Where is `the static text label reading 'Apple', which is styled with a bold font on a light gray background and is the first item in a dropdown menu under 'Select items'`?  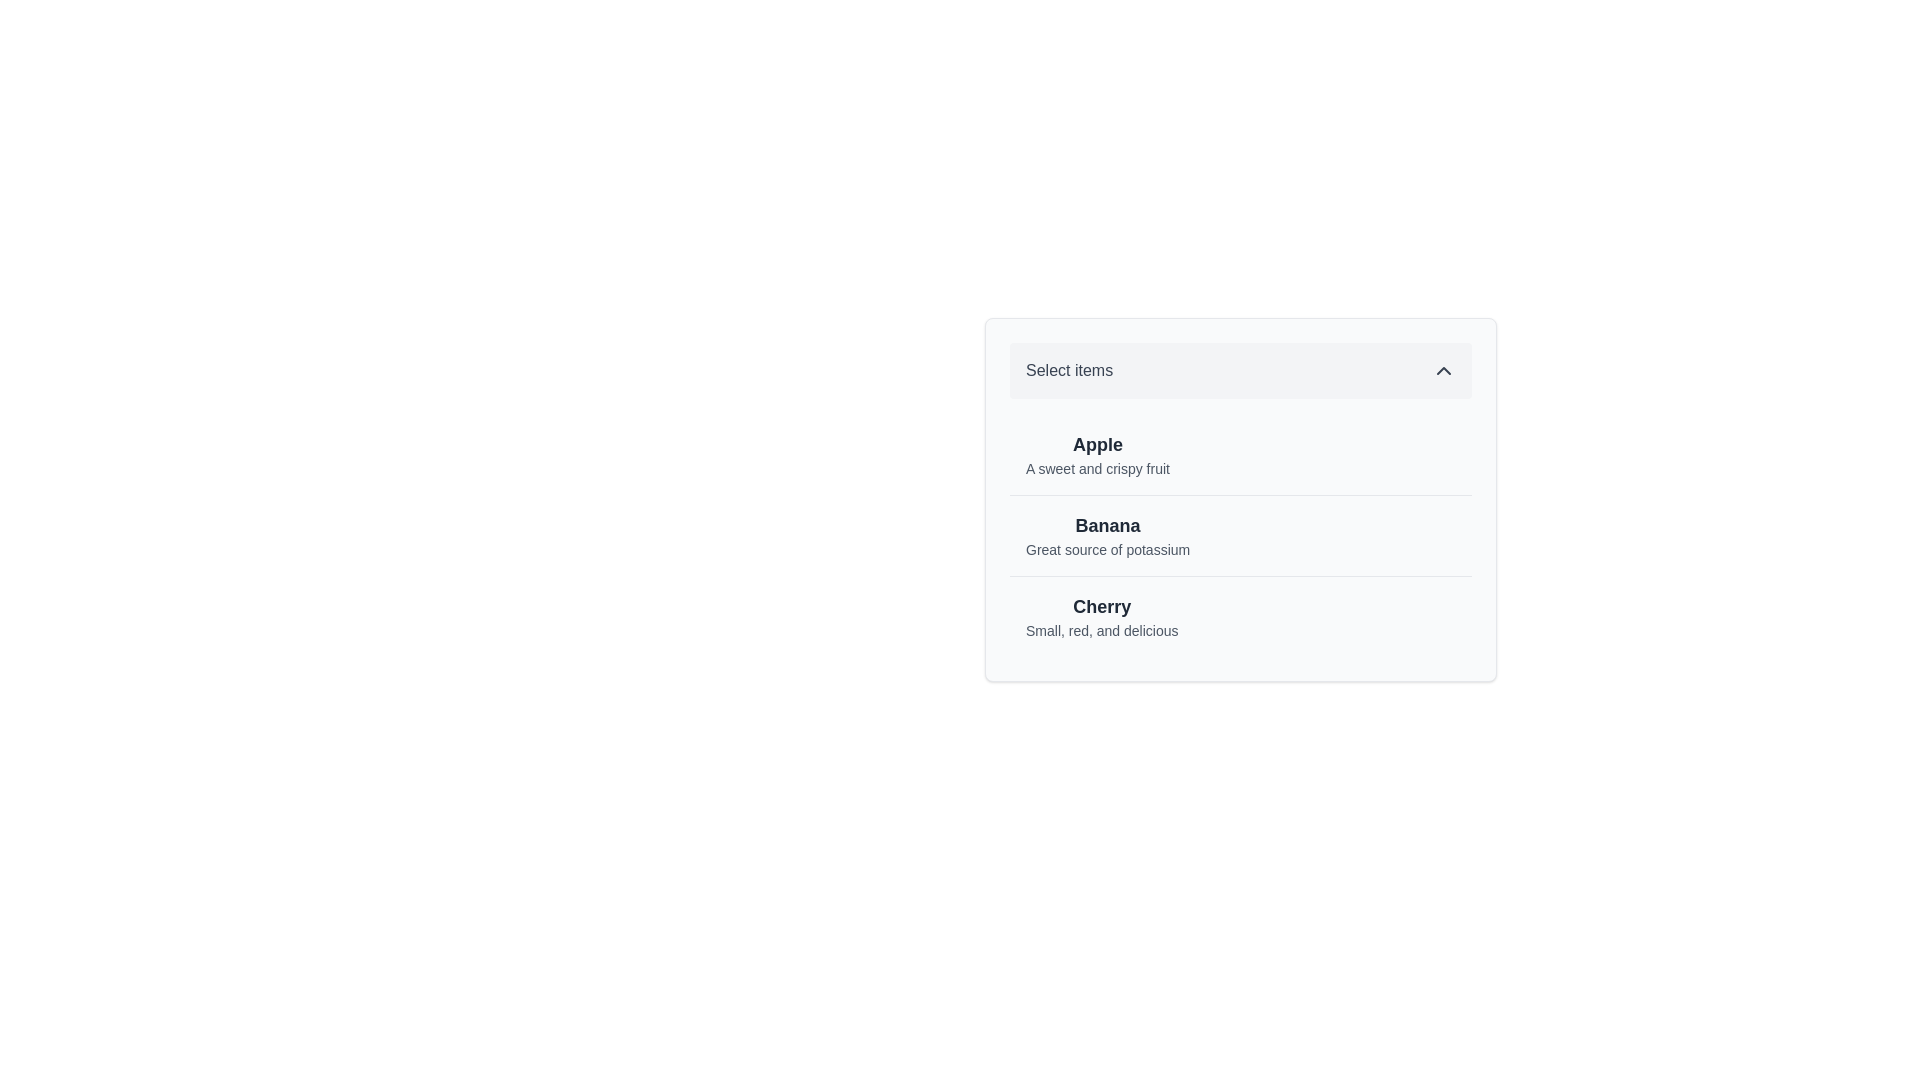 the static text label reading 'Apple', which is styled with a bold font on a light gray background and is the first item in a dropdown menu under 'Select items' is located at coordinates (1097, 443).